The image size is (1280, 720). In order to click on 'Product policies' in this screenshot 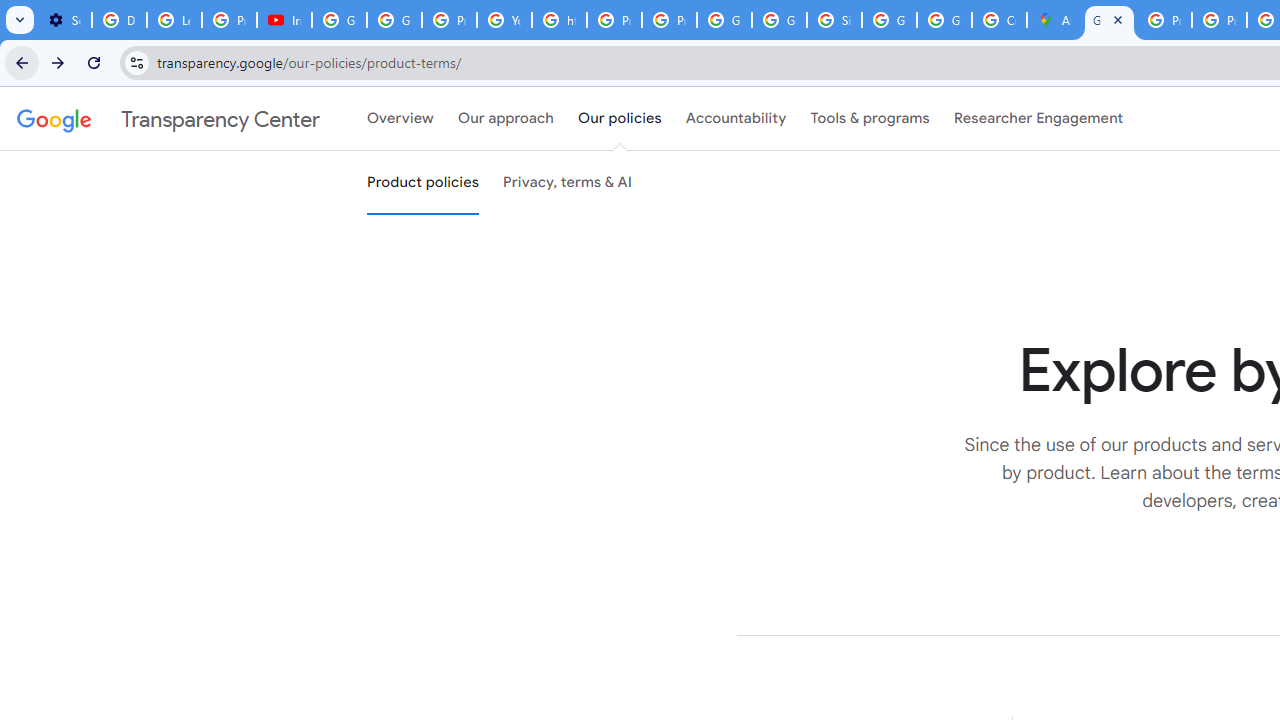, I will do `click(422, 183)`.